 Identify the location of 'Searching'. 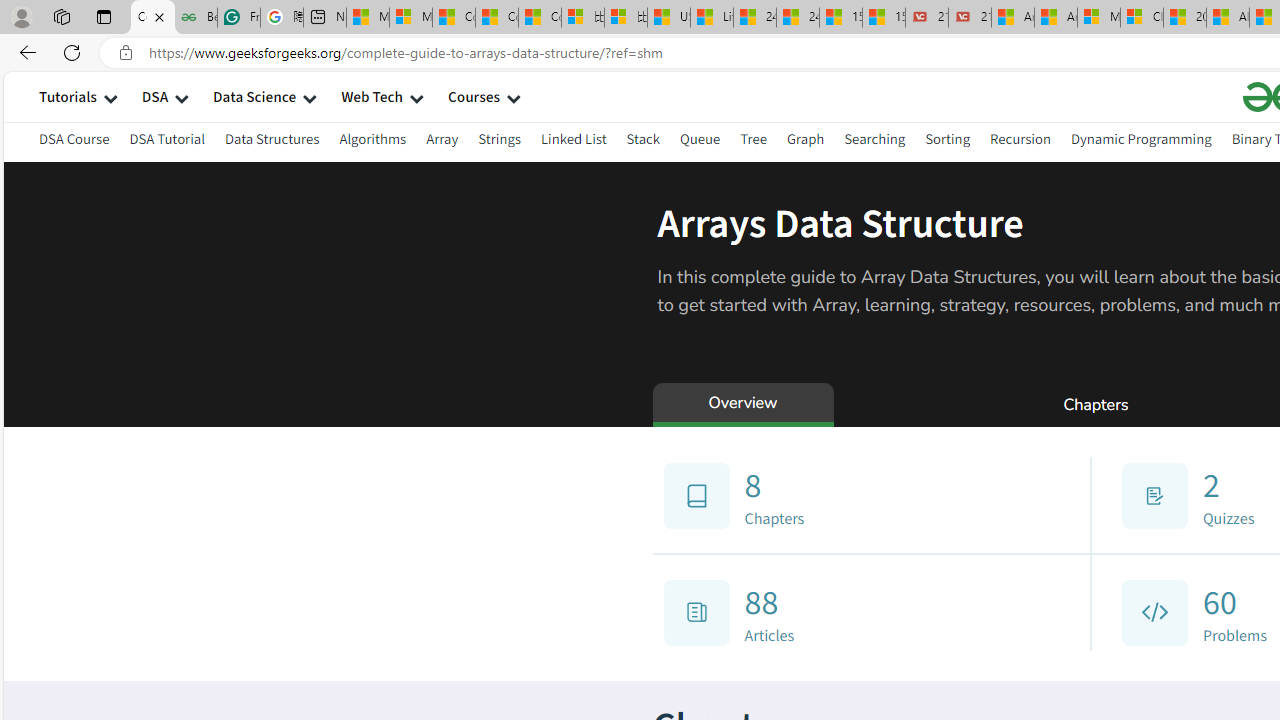
(875, 138).